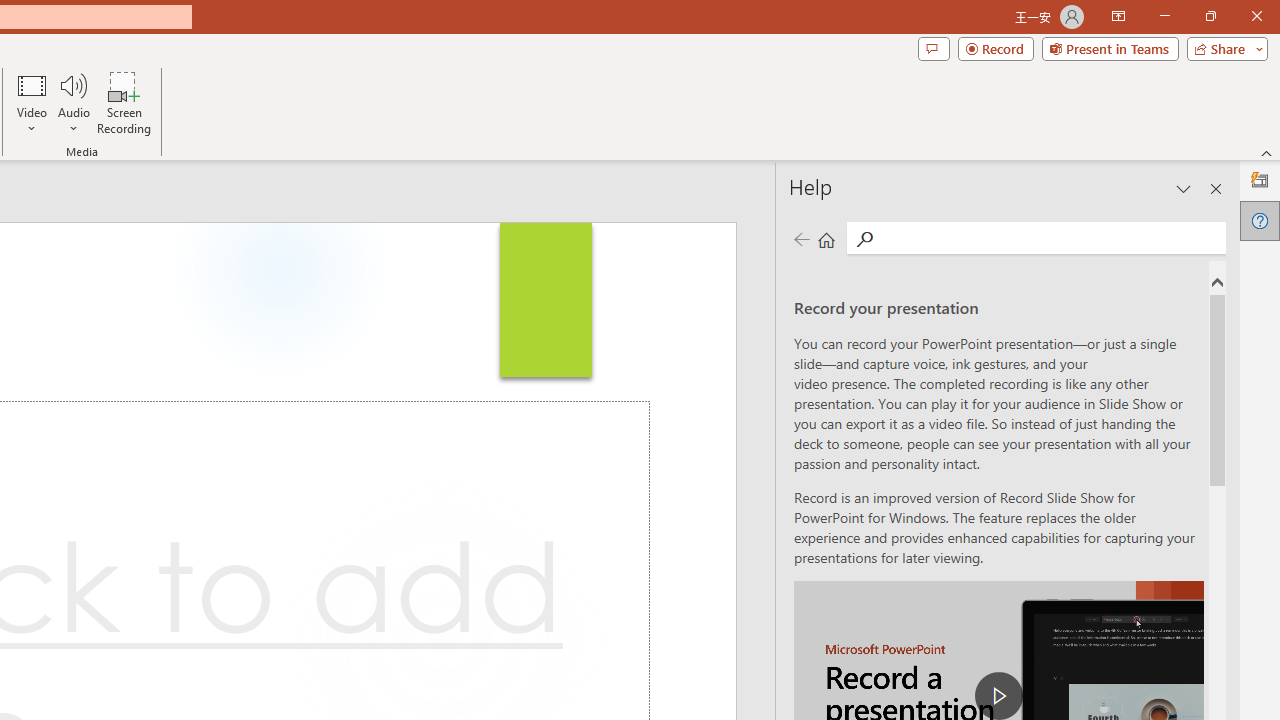 This screenshot has width=1280, height=720. Describe the element at coordinates (801, 238) in the screenshot. I see `'Previous page'` at that location.